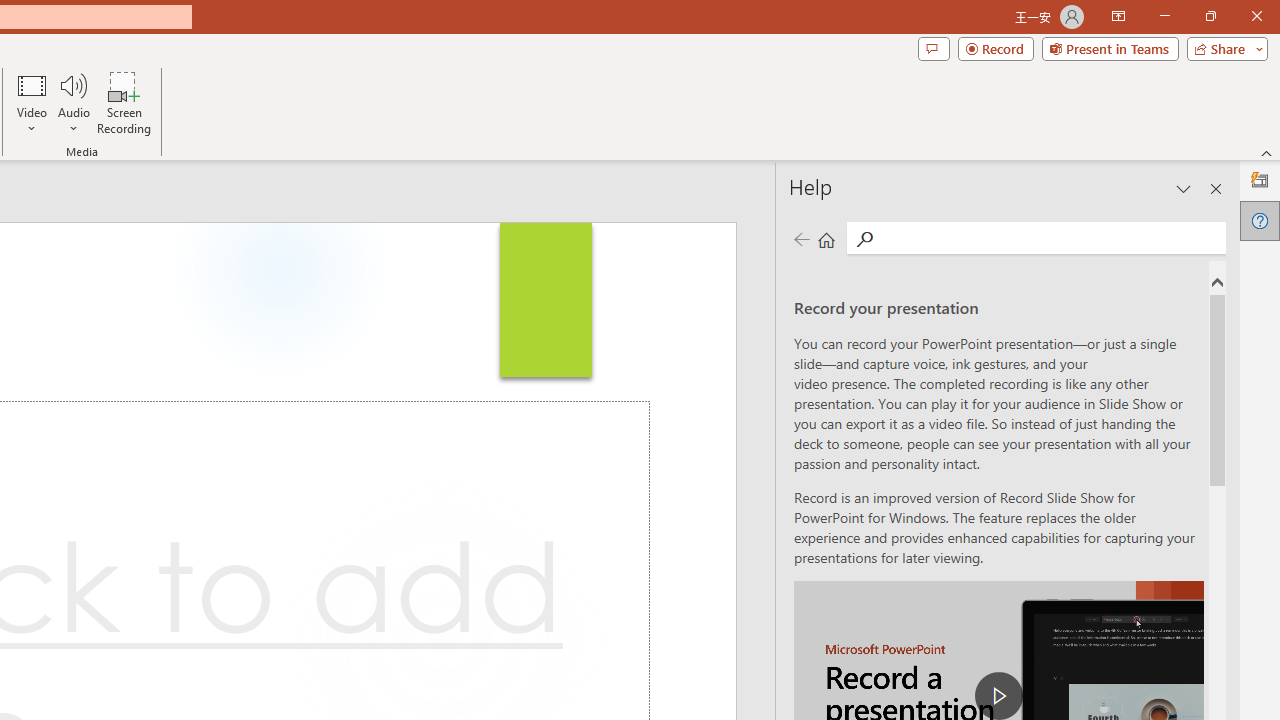 This screenshot has width=1280, height=720. Describe the element at coordinates (801, 238) in the screenshot. I see `'Previous page'` at that location.